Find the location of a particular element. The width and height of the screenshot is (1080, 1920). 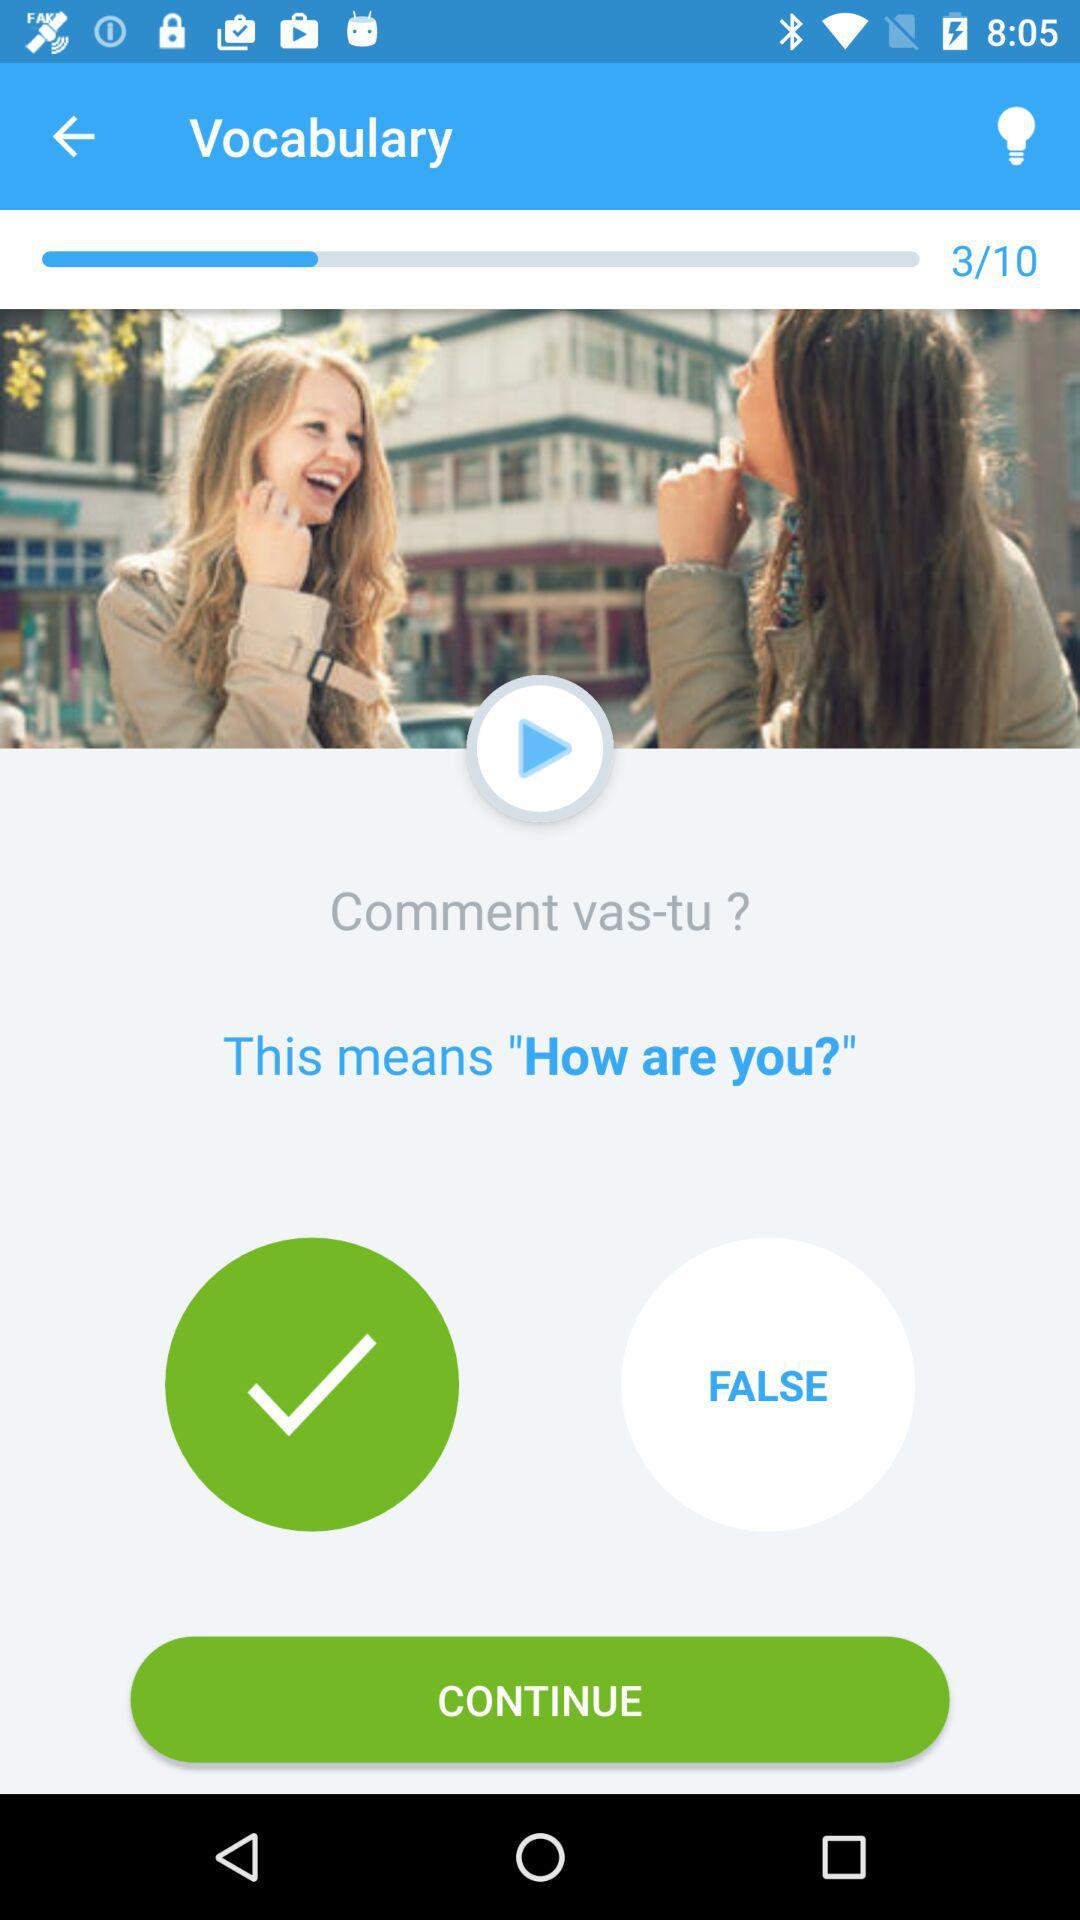

the continue item is located at coordinates (540, 1698).